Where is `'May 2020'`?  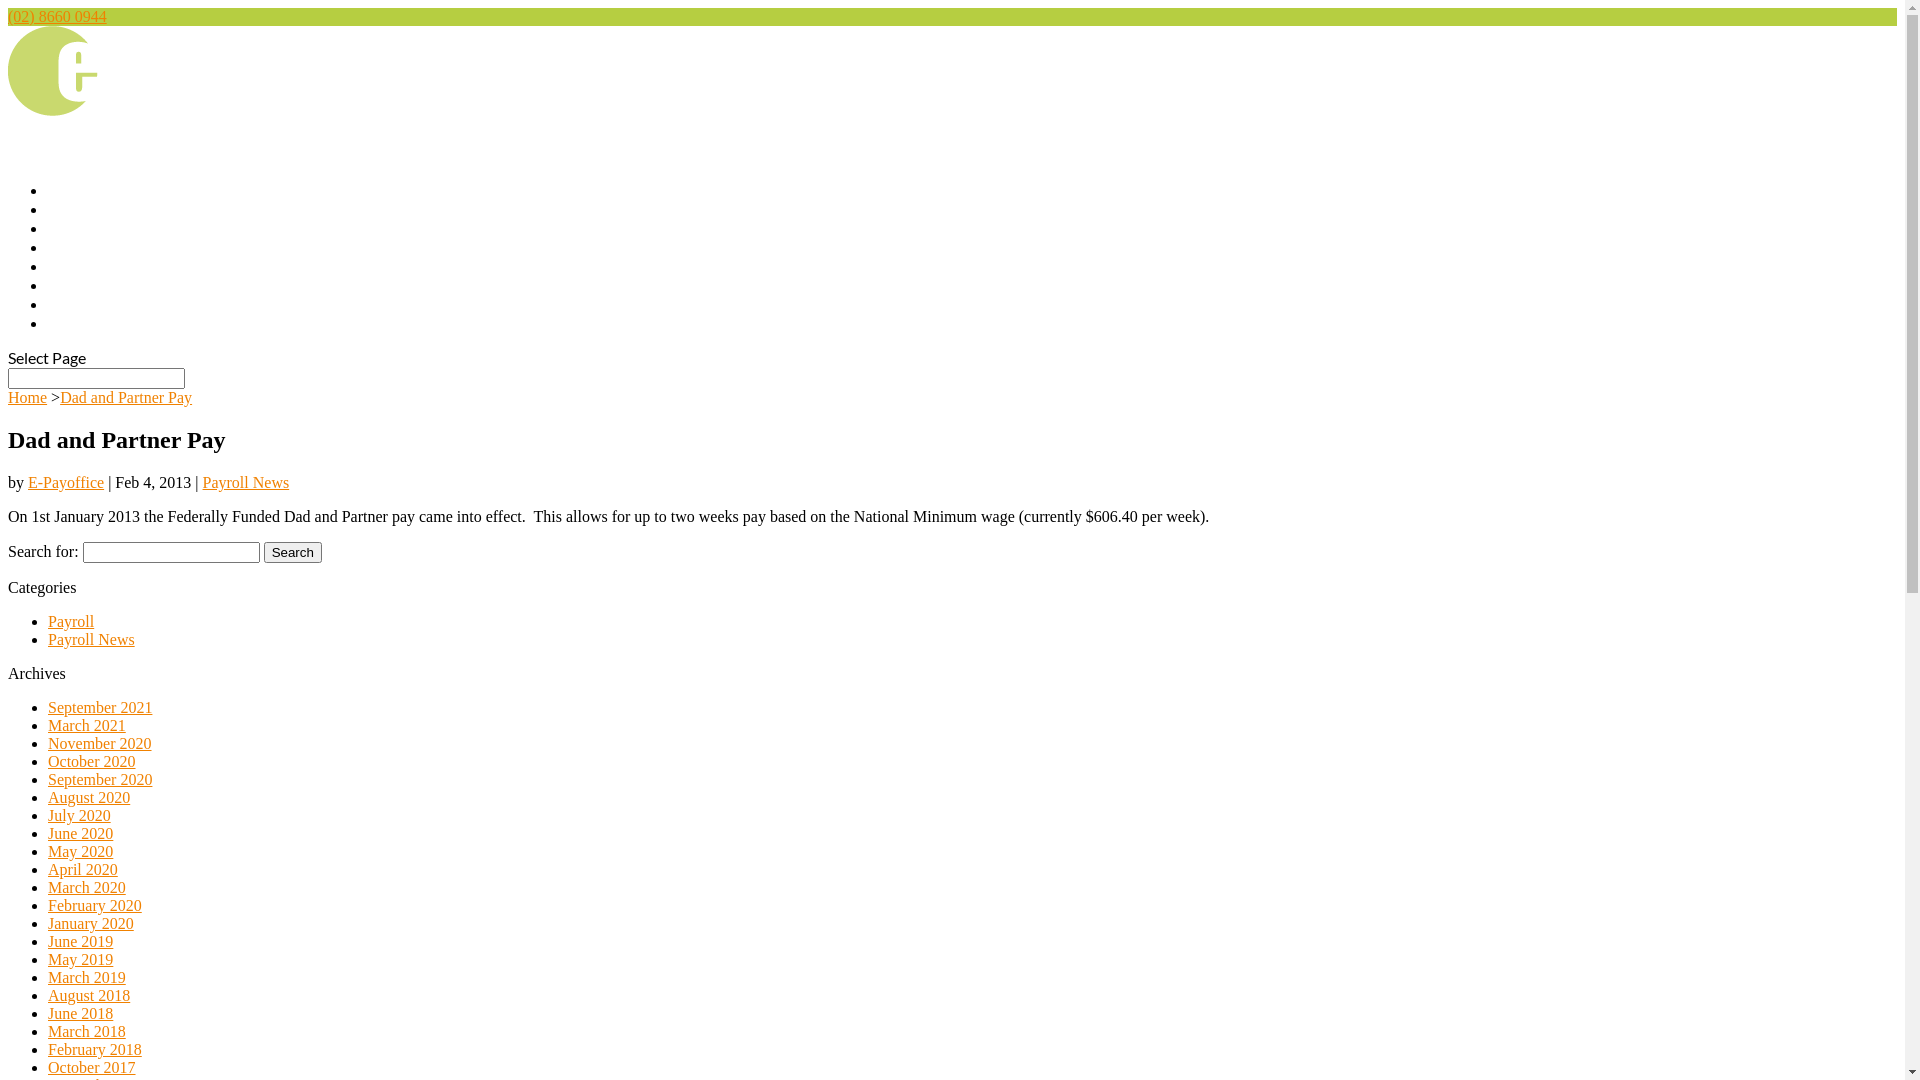 'May 2020' is located at coordinates (80, 851).